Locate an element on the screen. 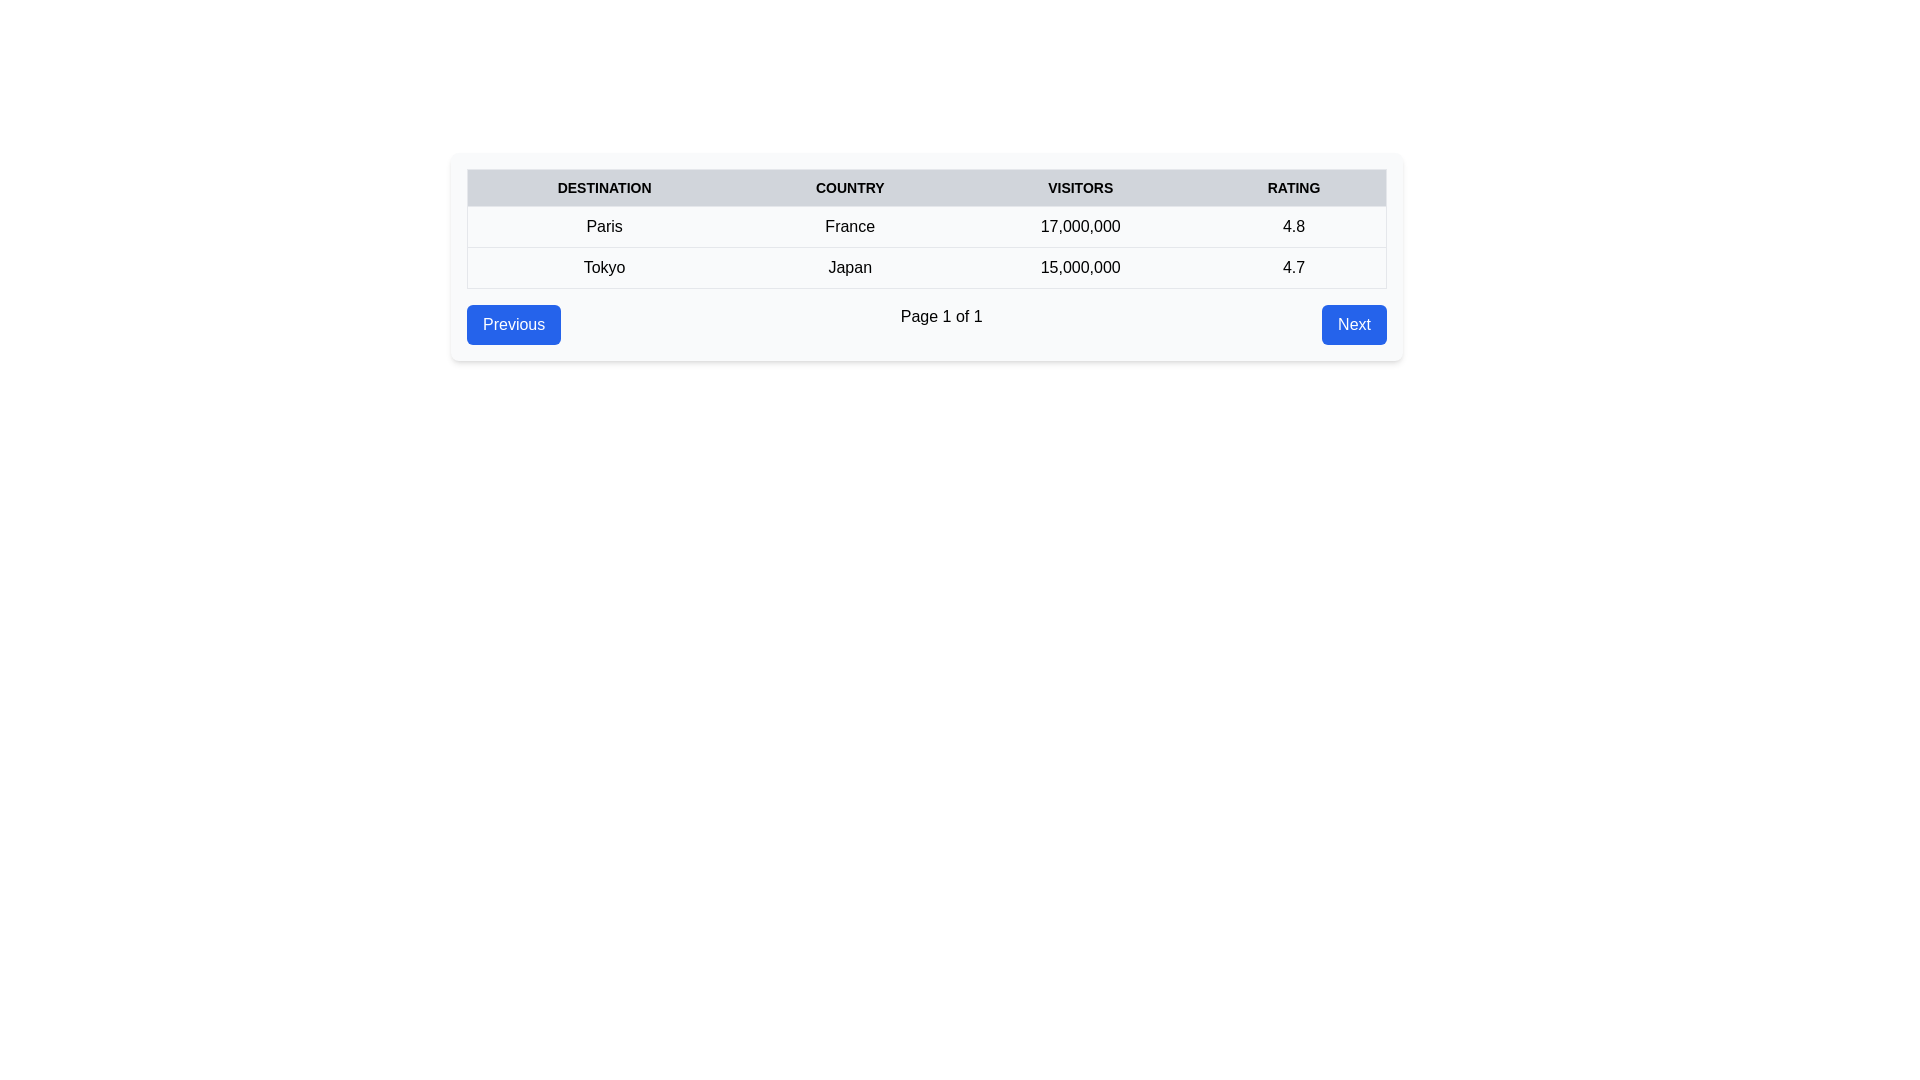  the text label displaying '17,000,000' in the third column of the table, which is styled with a center-aligned layout and black color is located at coordinates (1079, 226).